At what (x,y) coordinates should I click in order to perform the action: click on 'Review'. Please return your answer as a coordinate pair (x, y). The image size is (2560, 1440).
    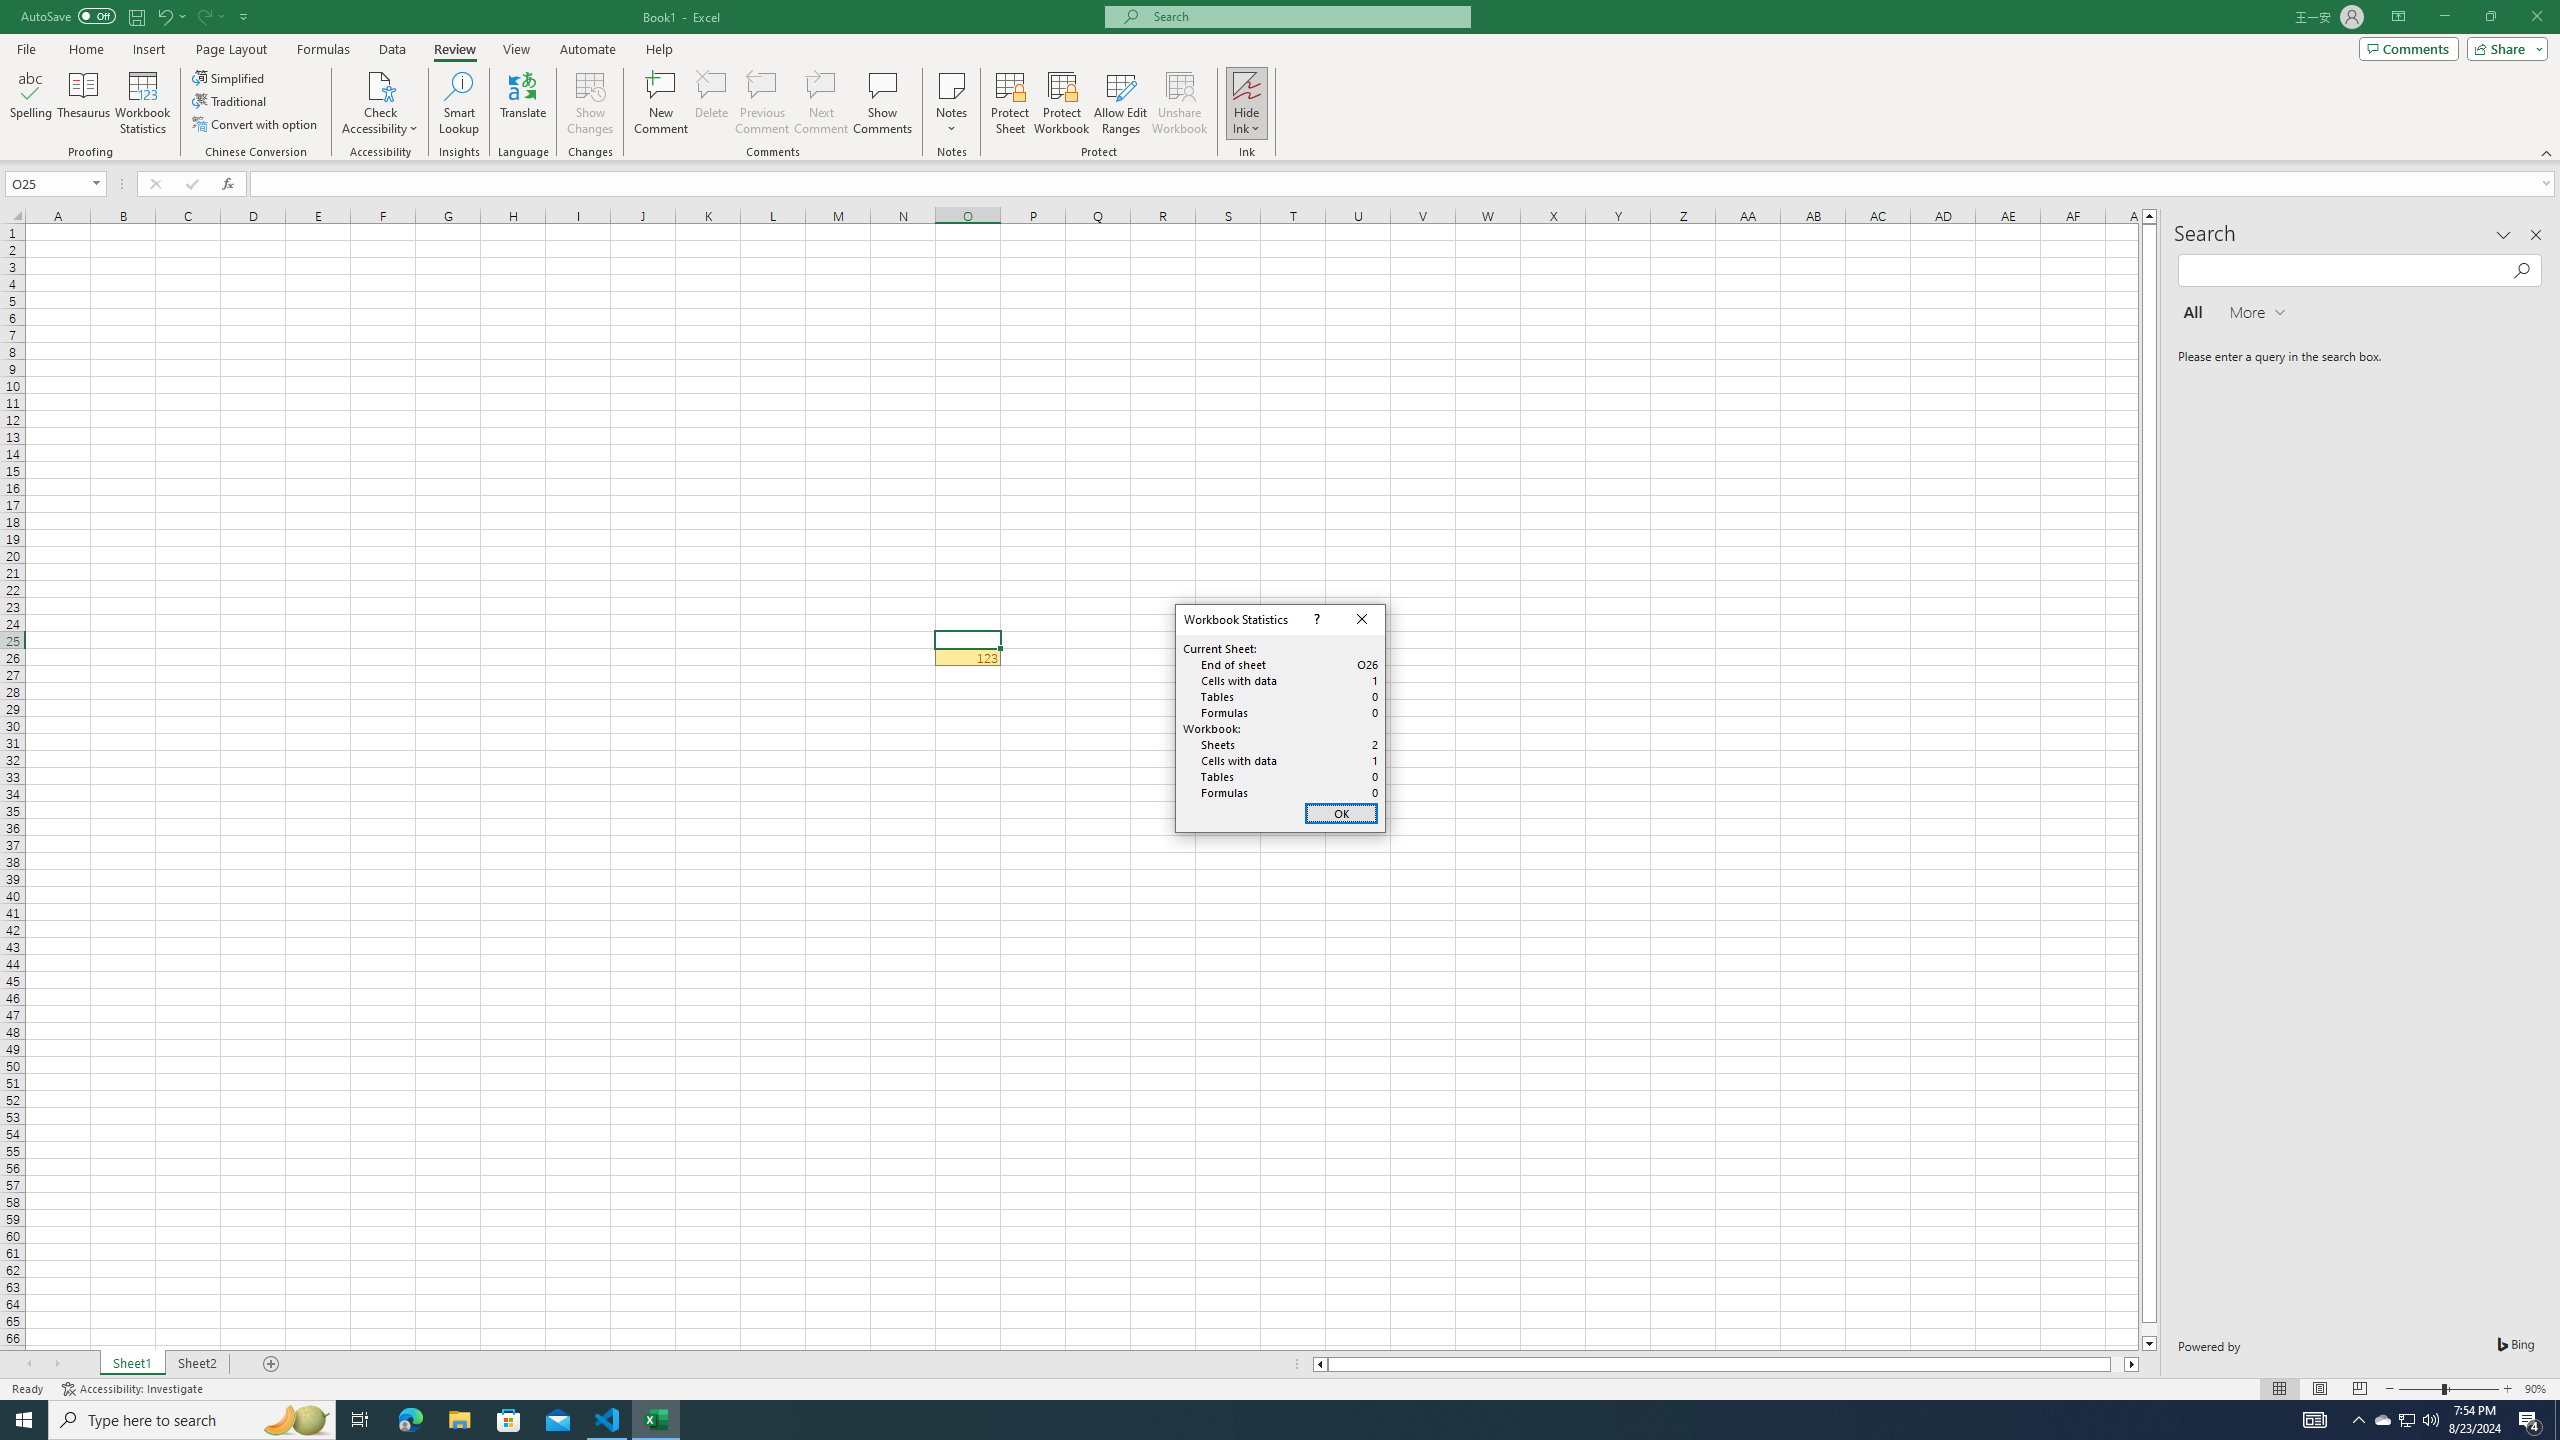
    Looking at the image, I should click on (453, 49).